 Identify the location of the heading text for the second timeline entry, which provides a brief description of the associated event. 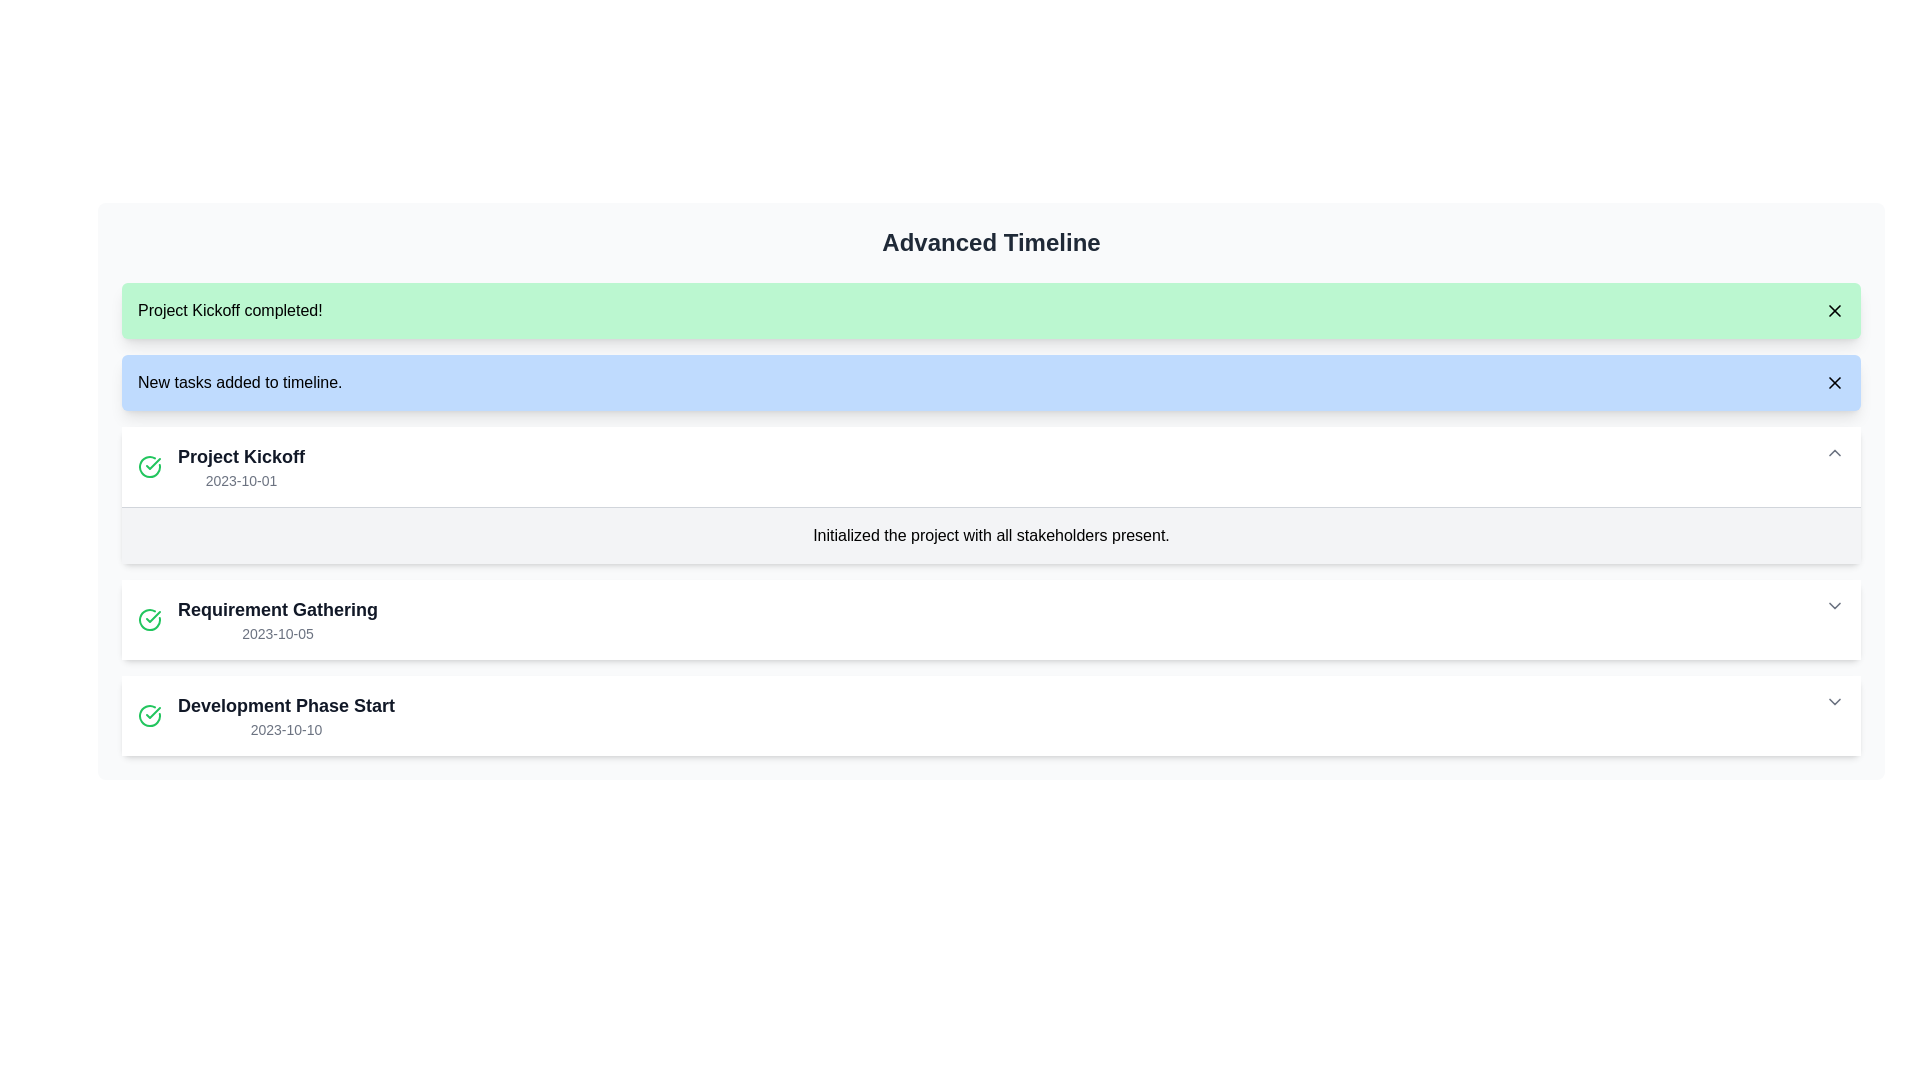
(277, 608).